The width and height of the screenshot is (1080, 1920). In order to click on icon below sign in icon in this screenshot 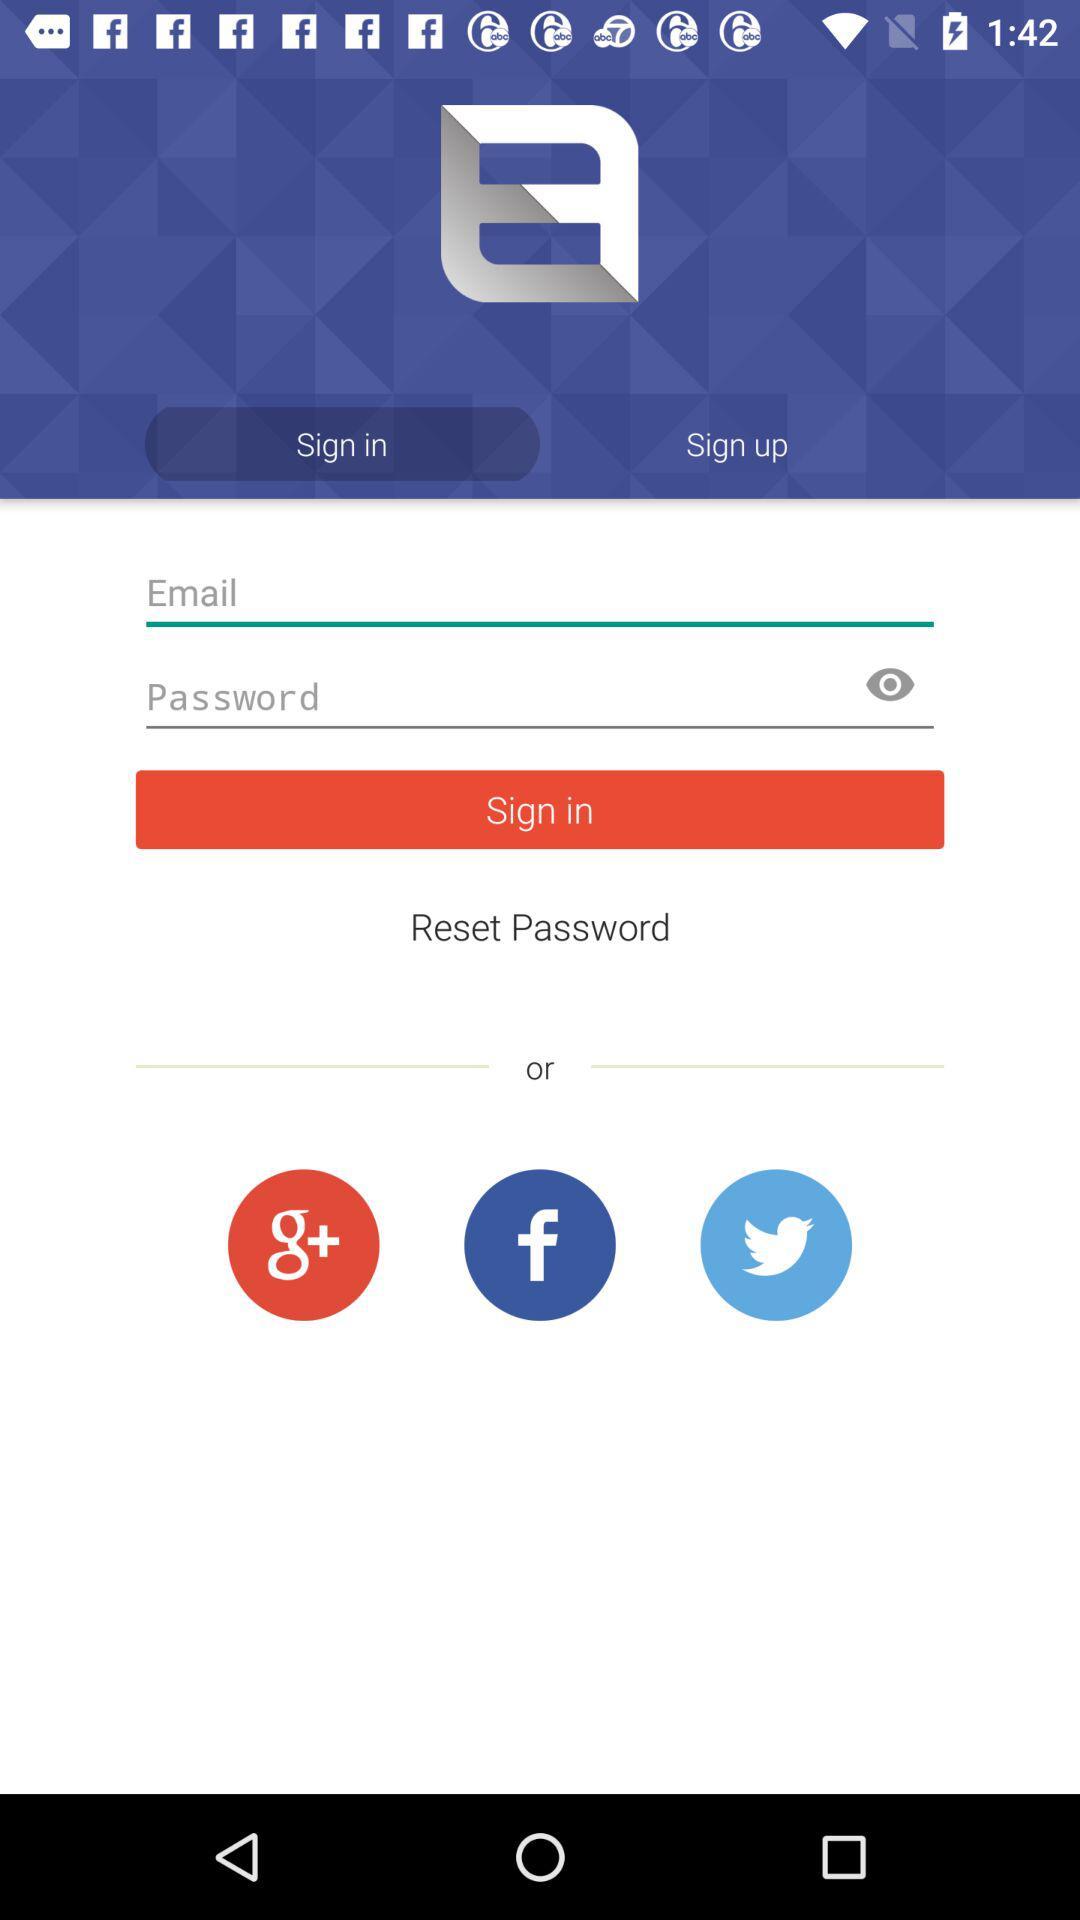, I will do `click(540, 925)`.